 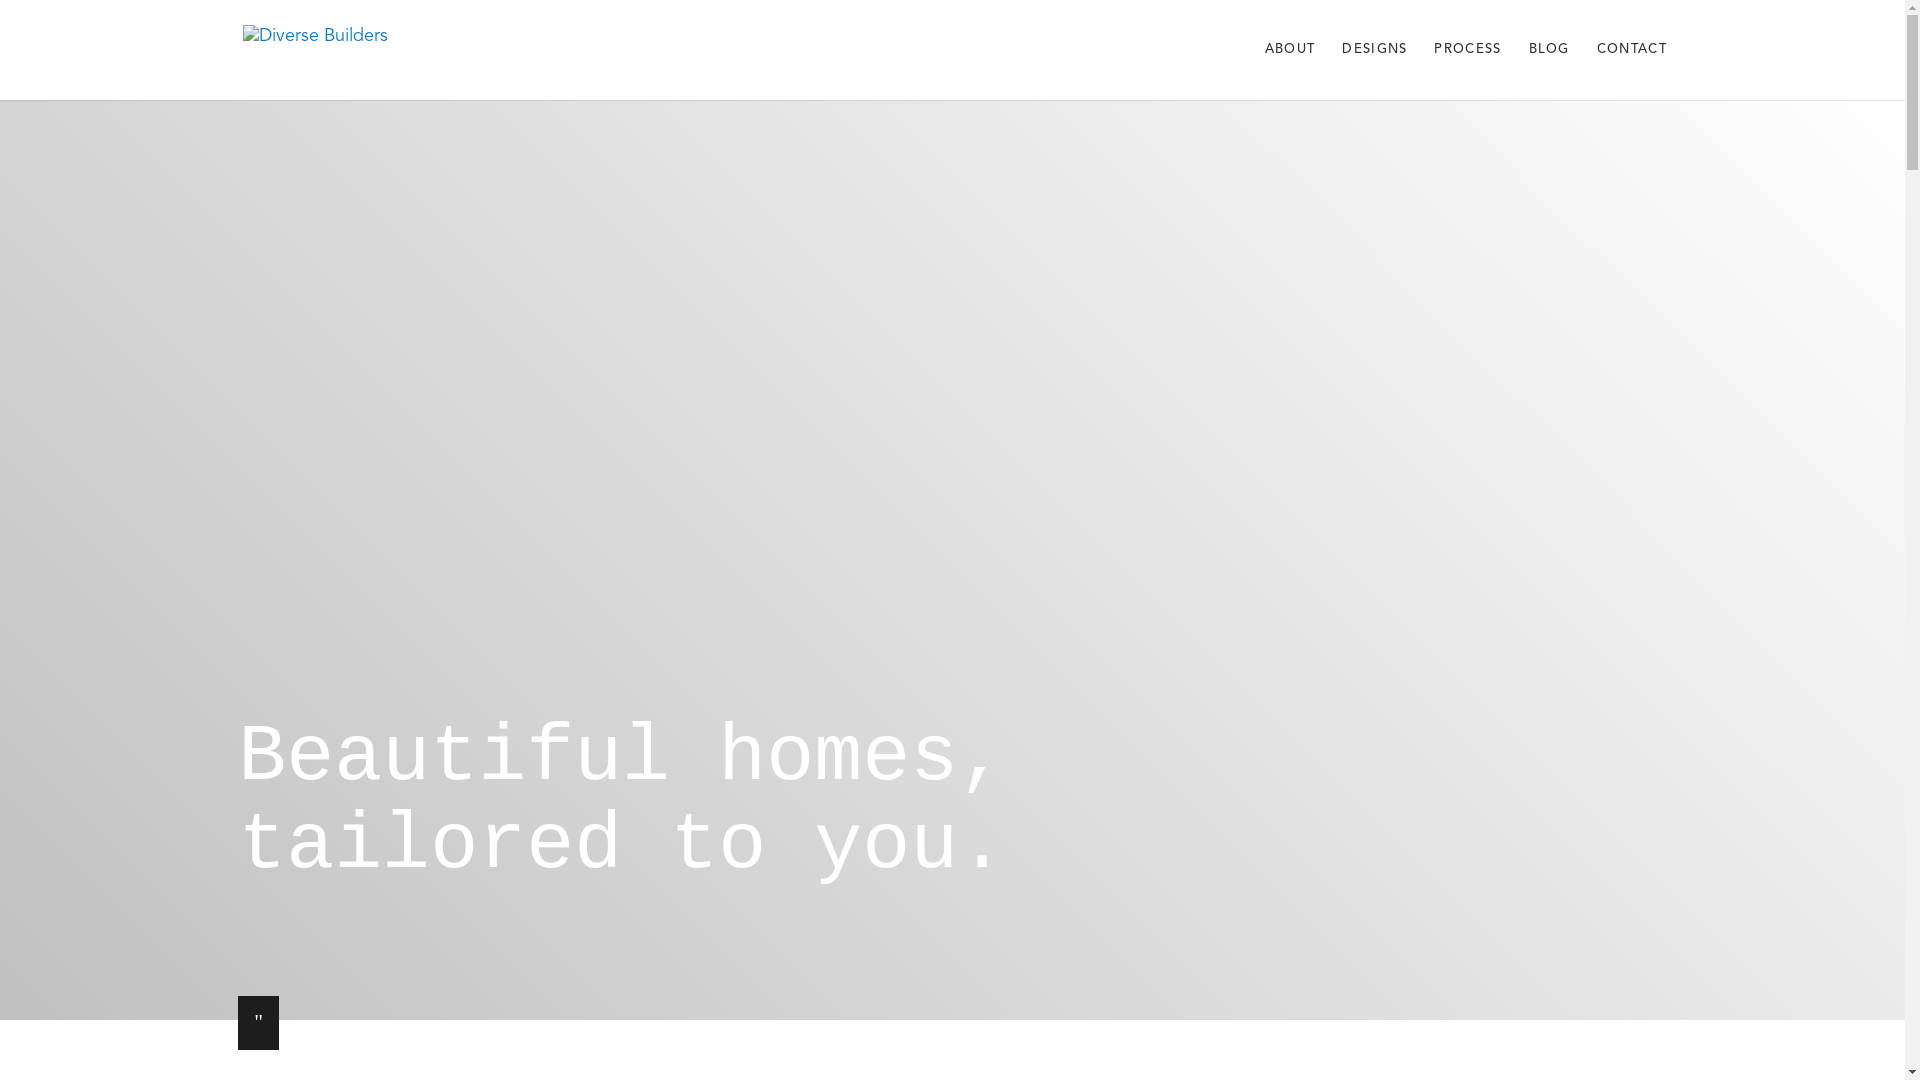 What do you see at coordinates (1264, 70) in the screenshot?
I see `'ABOUT'` at bounding box center [1264, 70].